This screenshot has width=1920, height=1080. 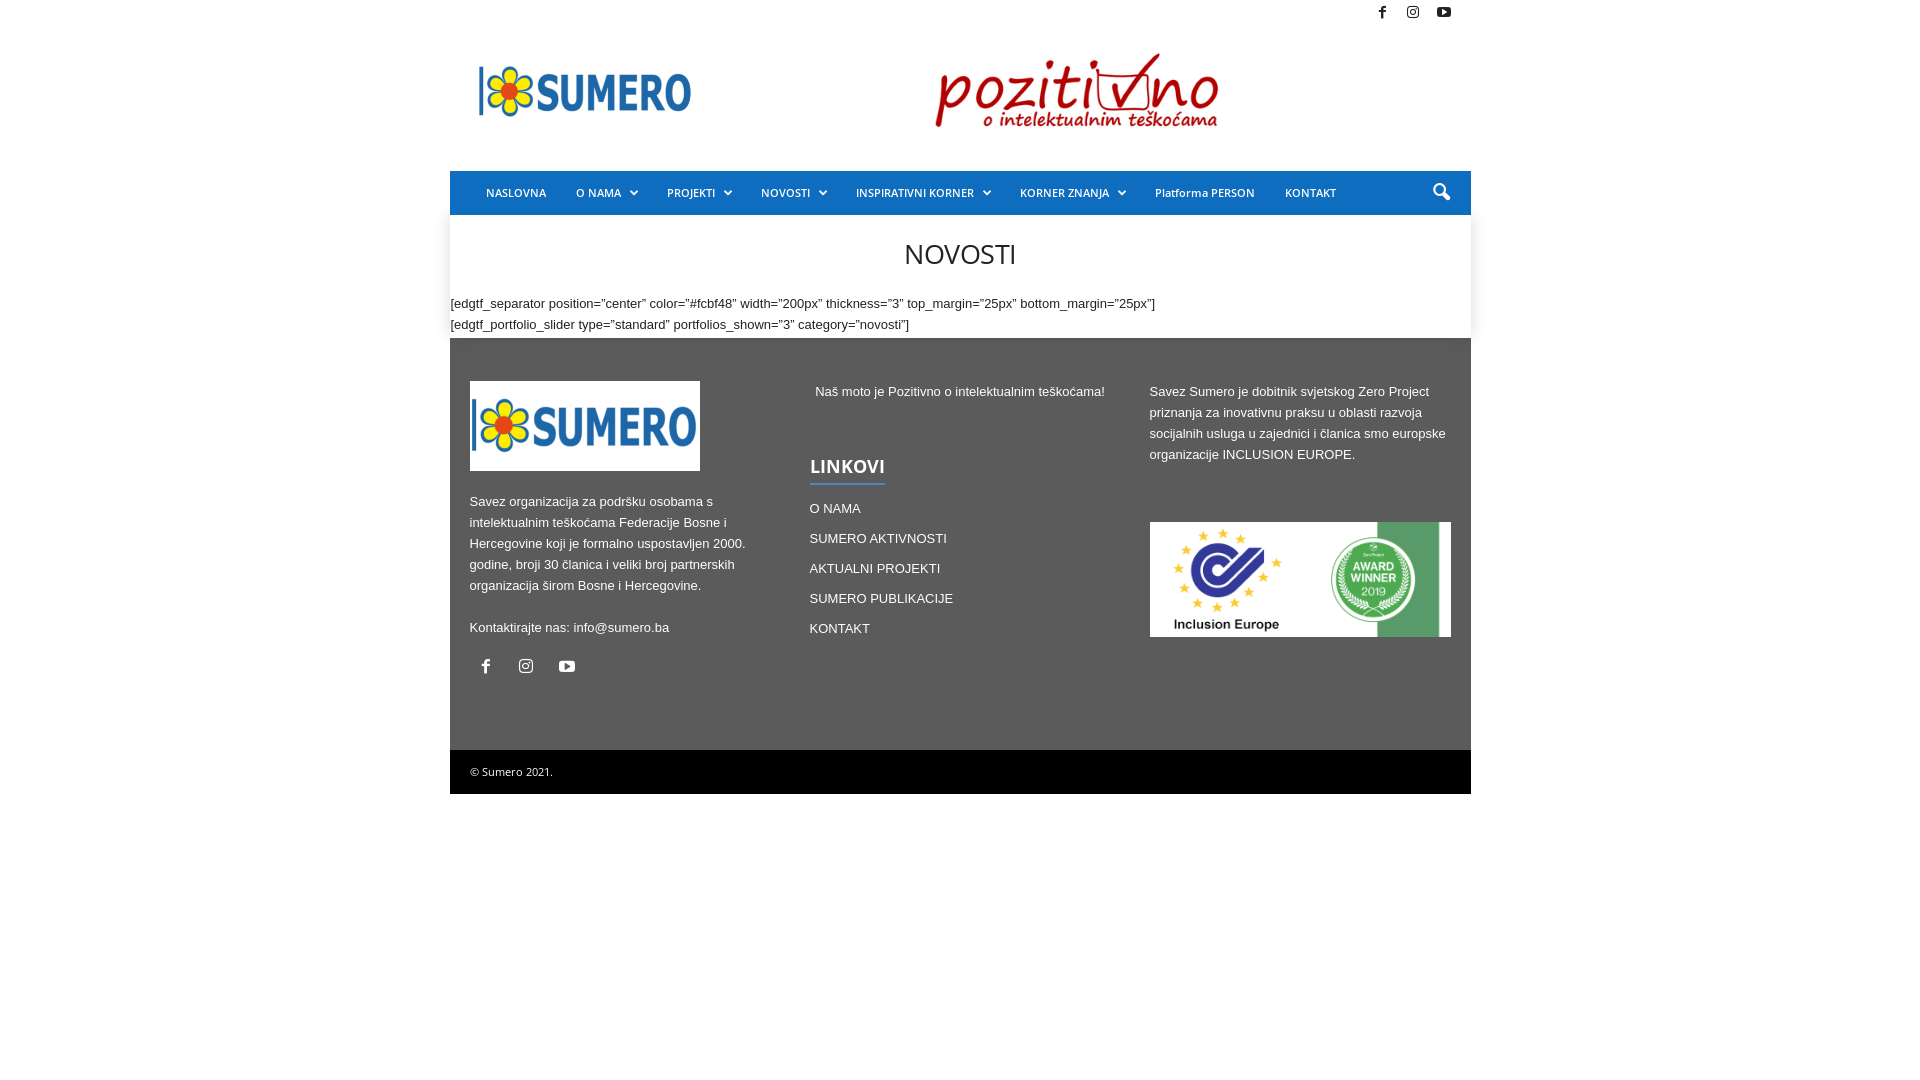 What do you see at coordinates (881, 597) in the screenshot?
I see `'SUMERO PUBLIKACIJE'` at bounding box center [881, 597].